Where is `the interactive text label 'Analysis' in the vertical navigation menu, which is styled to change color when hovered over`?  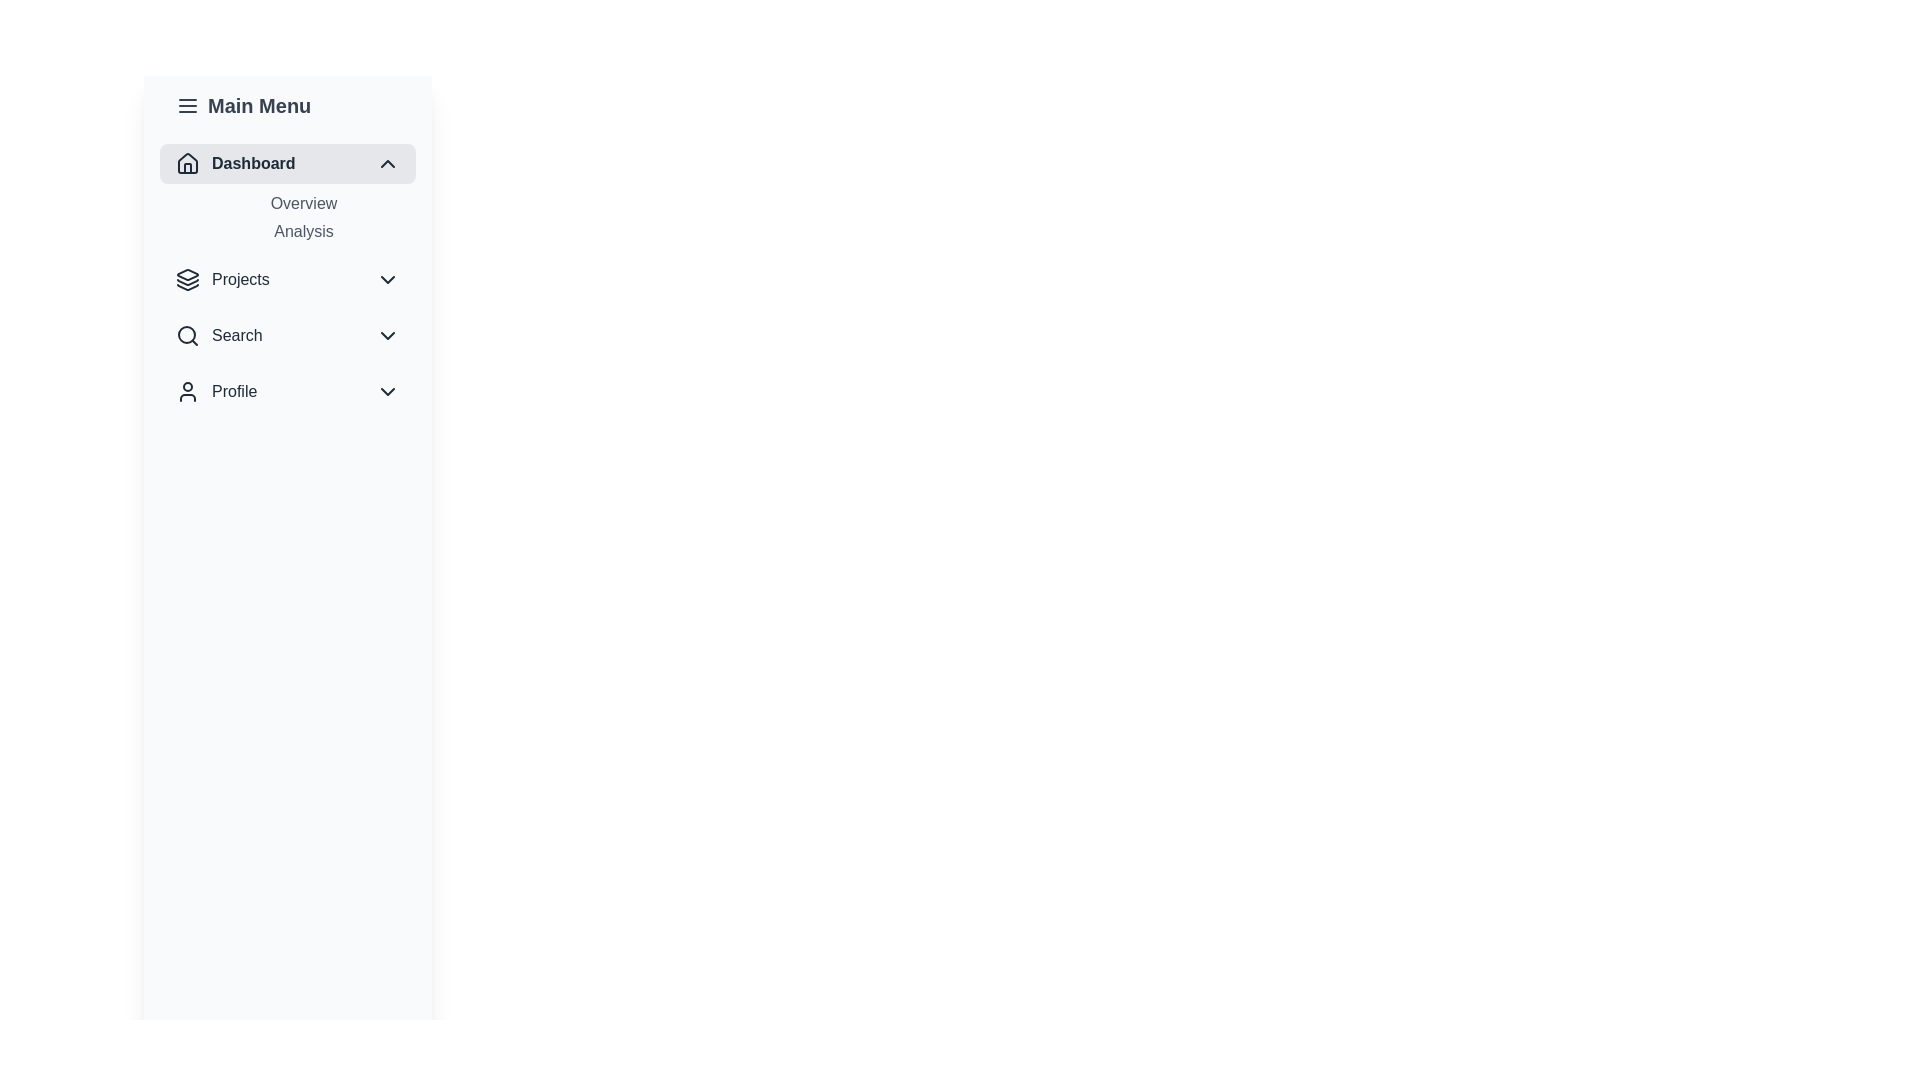 the interactive text label 'Analysis' in the vertical navigation menu, which is styled to change color when hovered over is located at coordinates (302, 230).